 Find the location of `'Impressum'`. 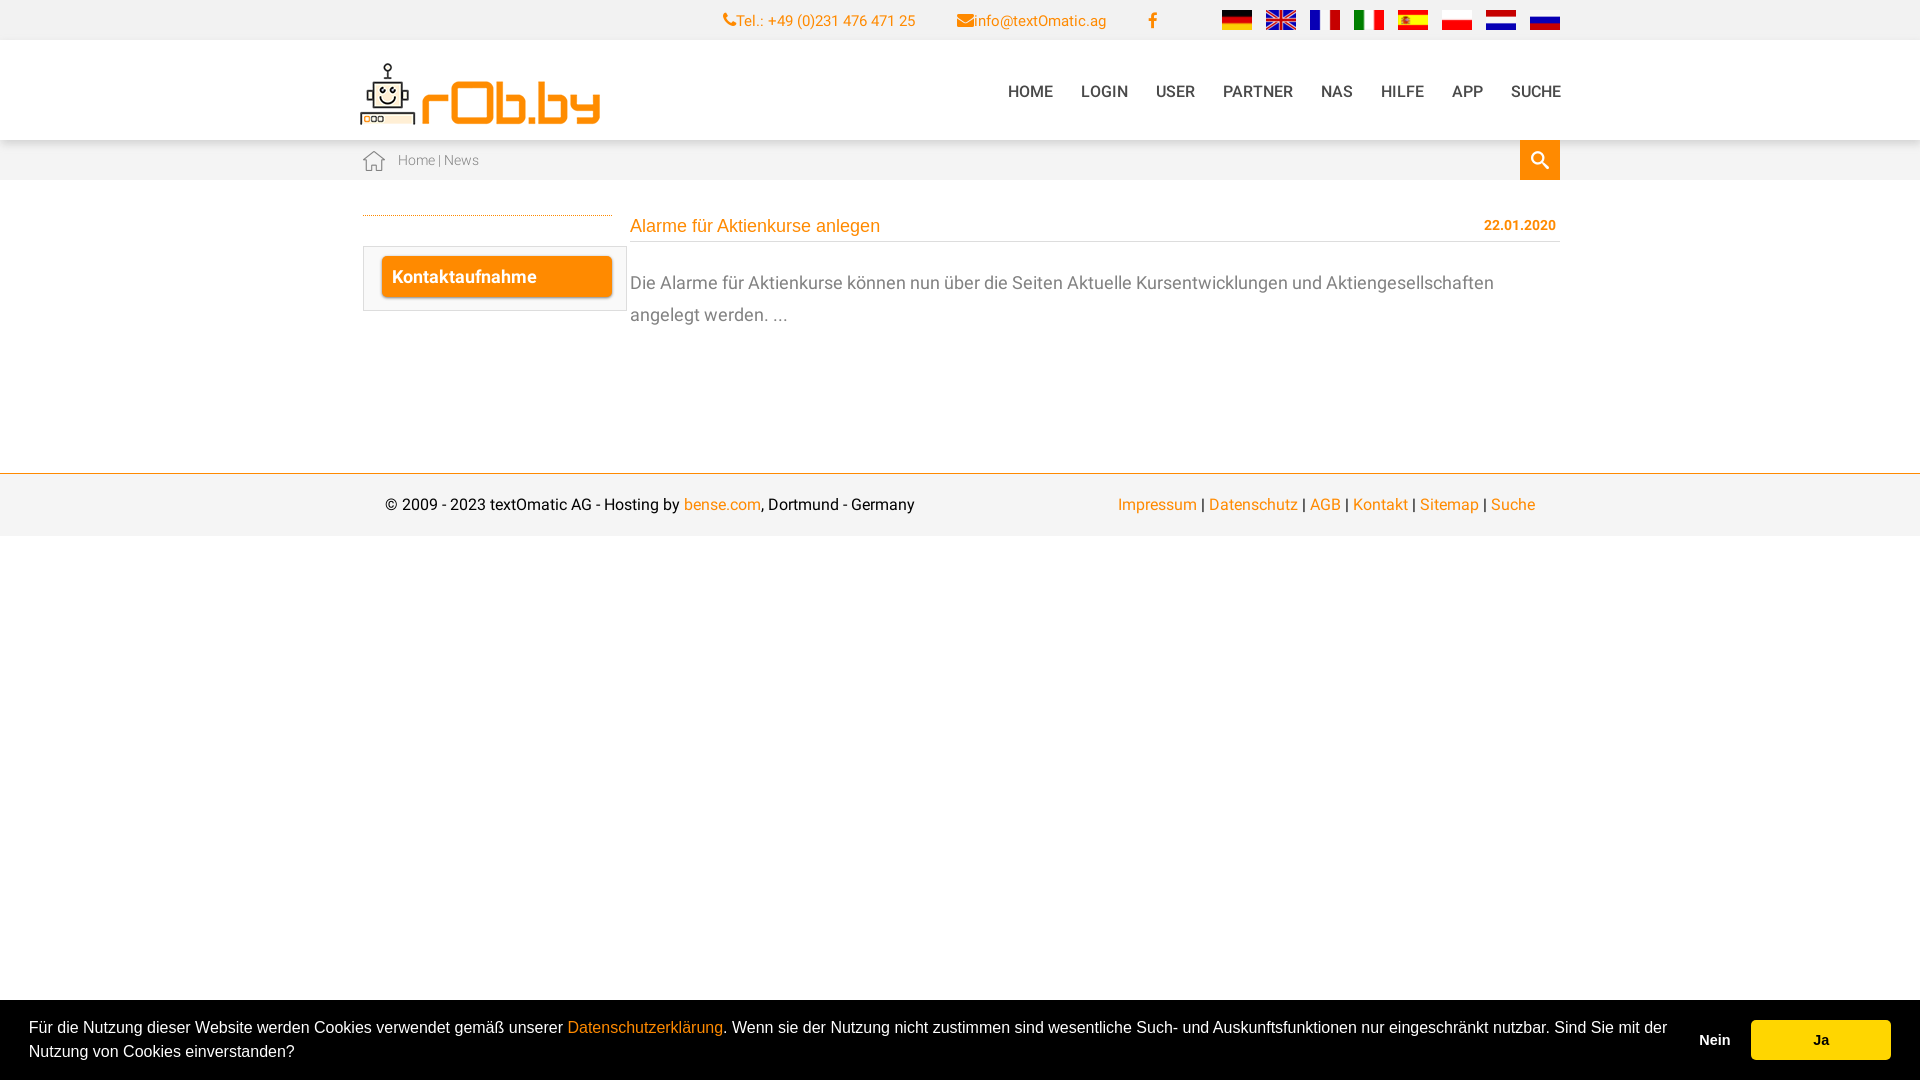

'Impressum' is located at coordinates (1157, 503).